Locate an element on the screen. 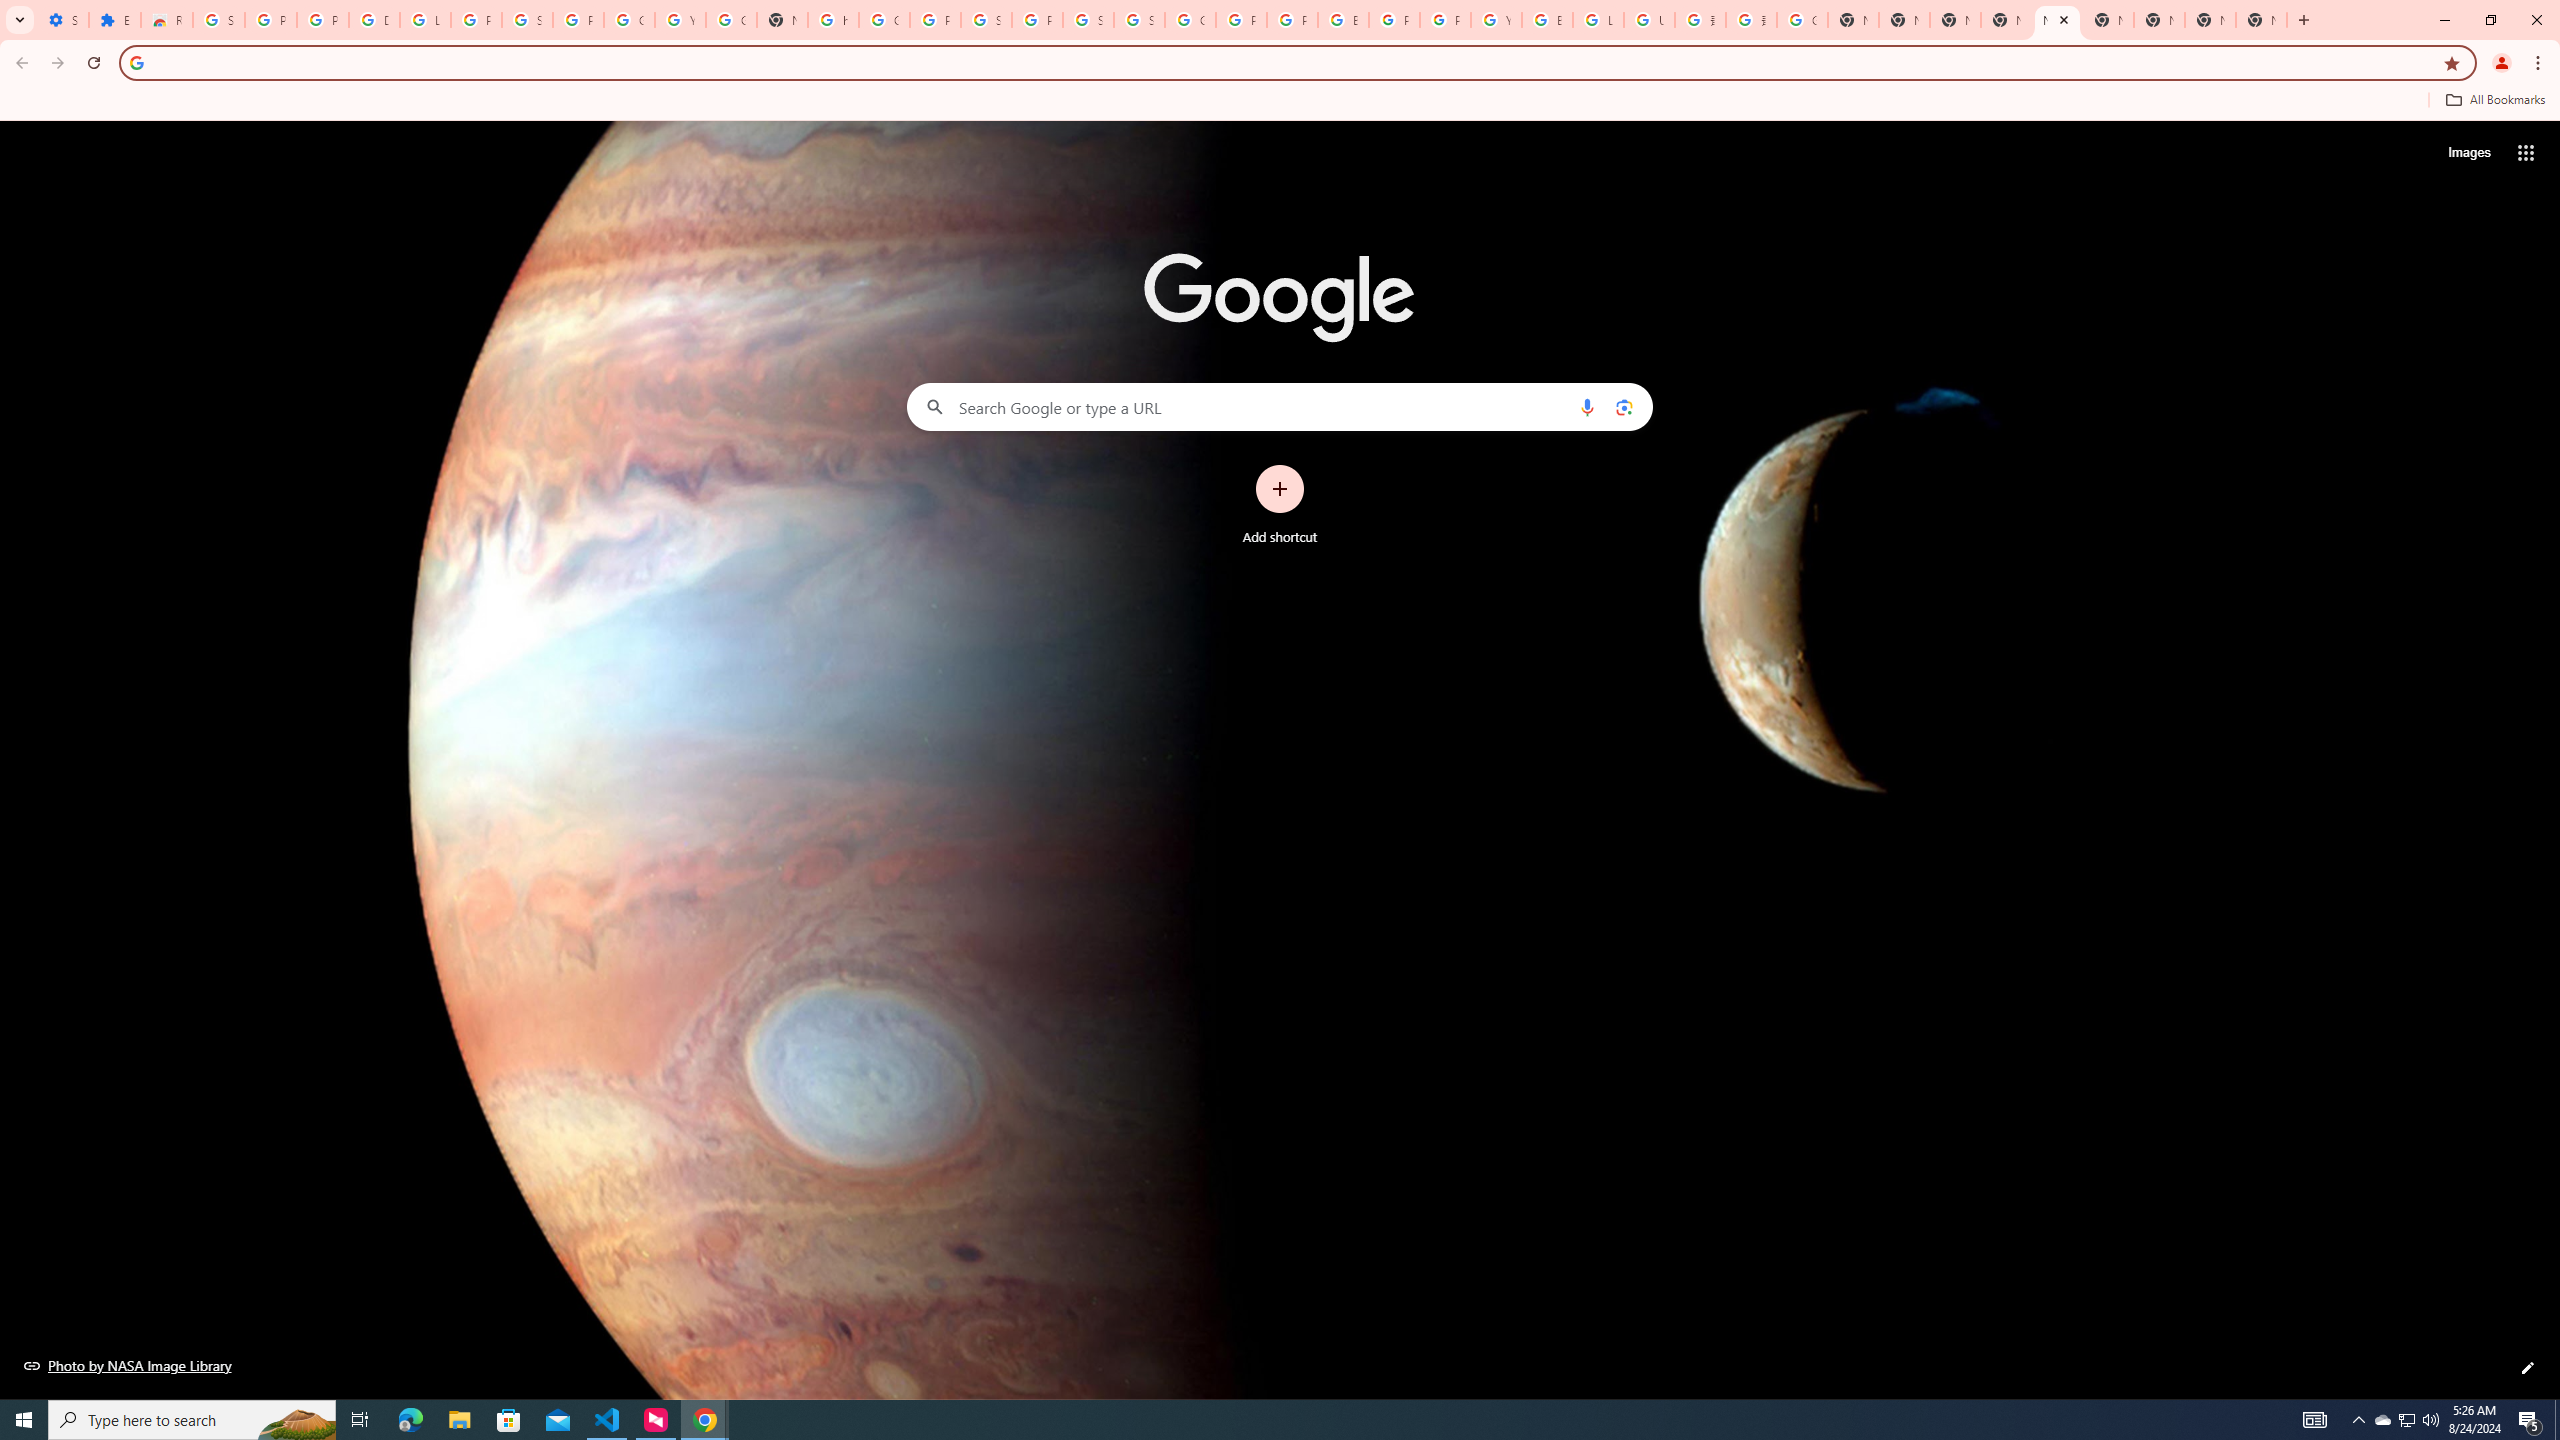 The image size is (2560, 1440). 'Privacy Help Center - Policies Help' is located at coordinates (1291, 19).